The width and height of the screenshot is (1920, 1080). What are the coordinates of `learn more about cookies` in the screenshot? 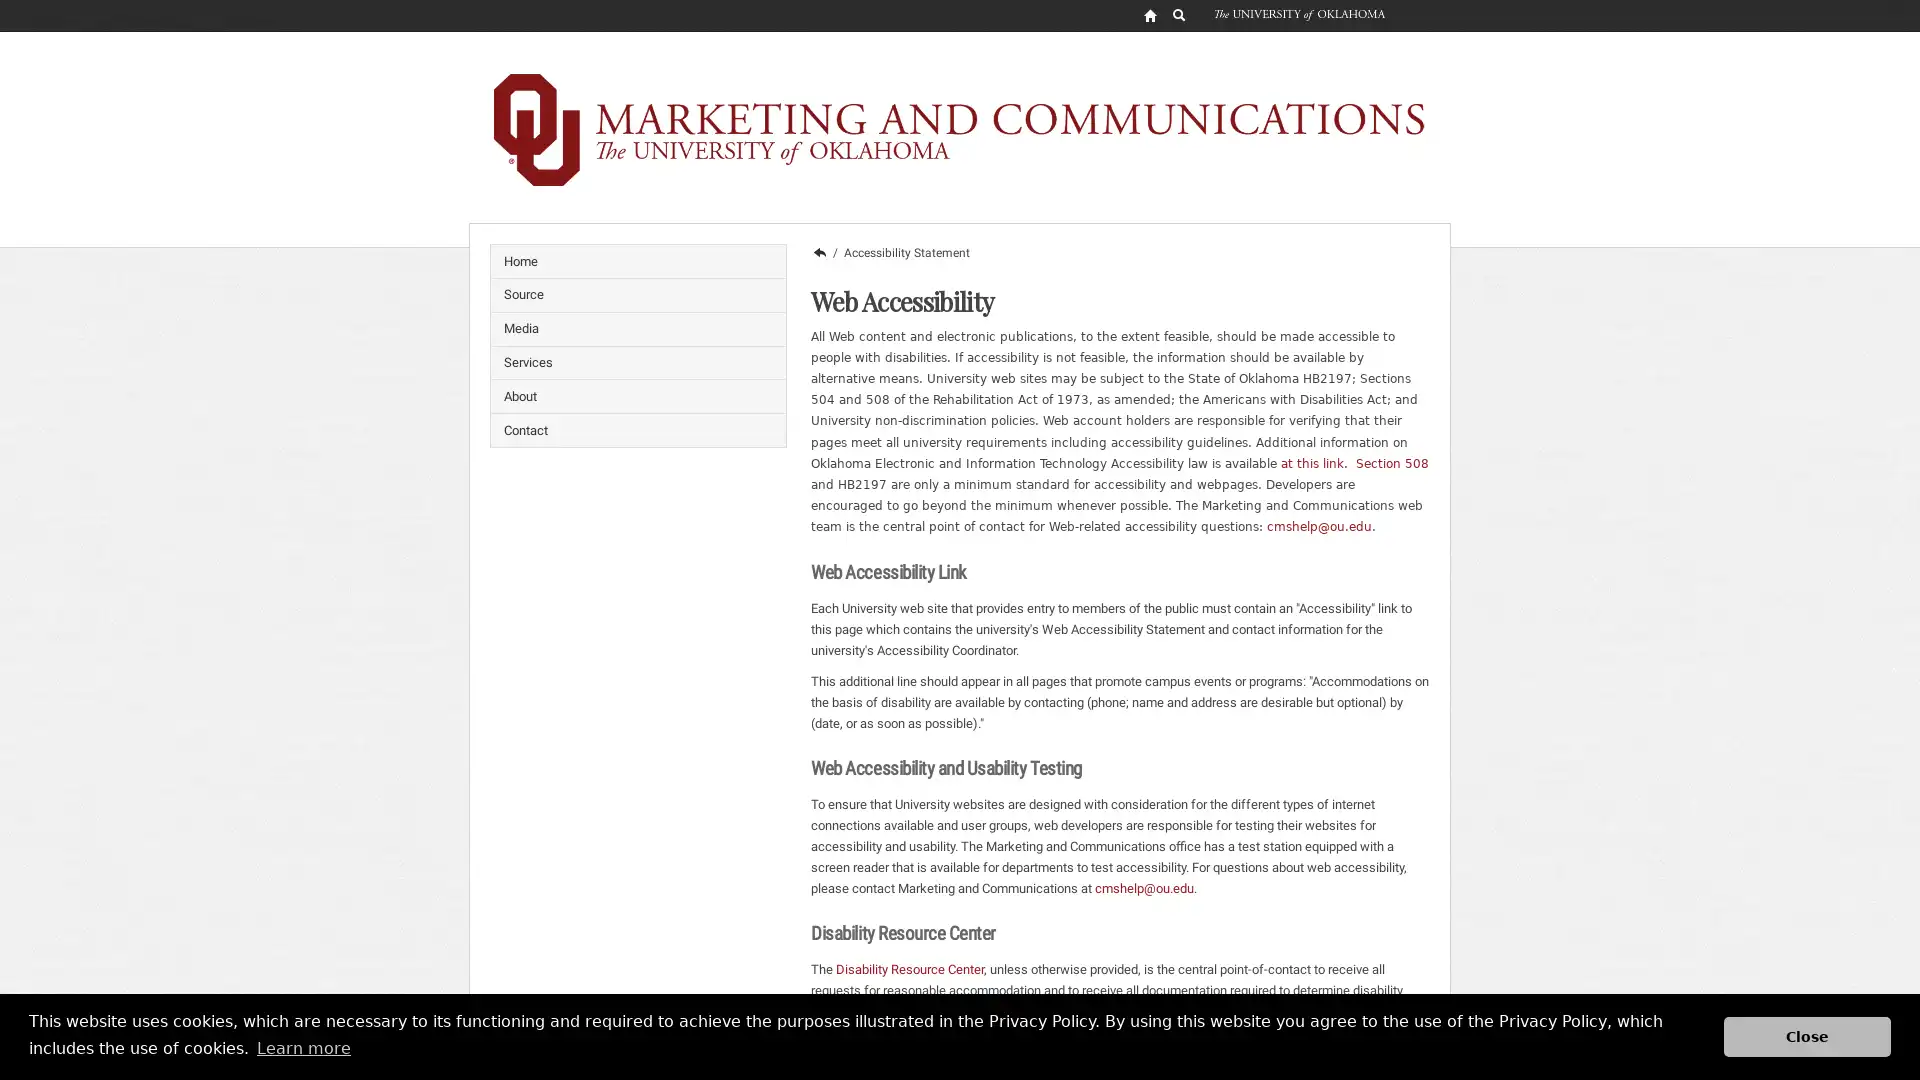 It's located at (302, 1047).